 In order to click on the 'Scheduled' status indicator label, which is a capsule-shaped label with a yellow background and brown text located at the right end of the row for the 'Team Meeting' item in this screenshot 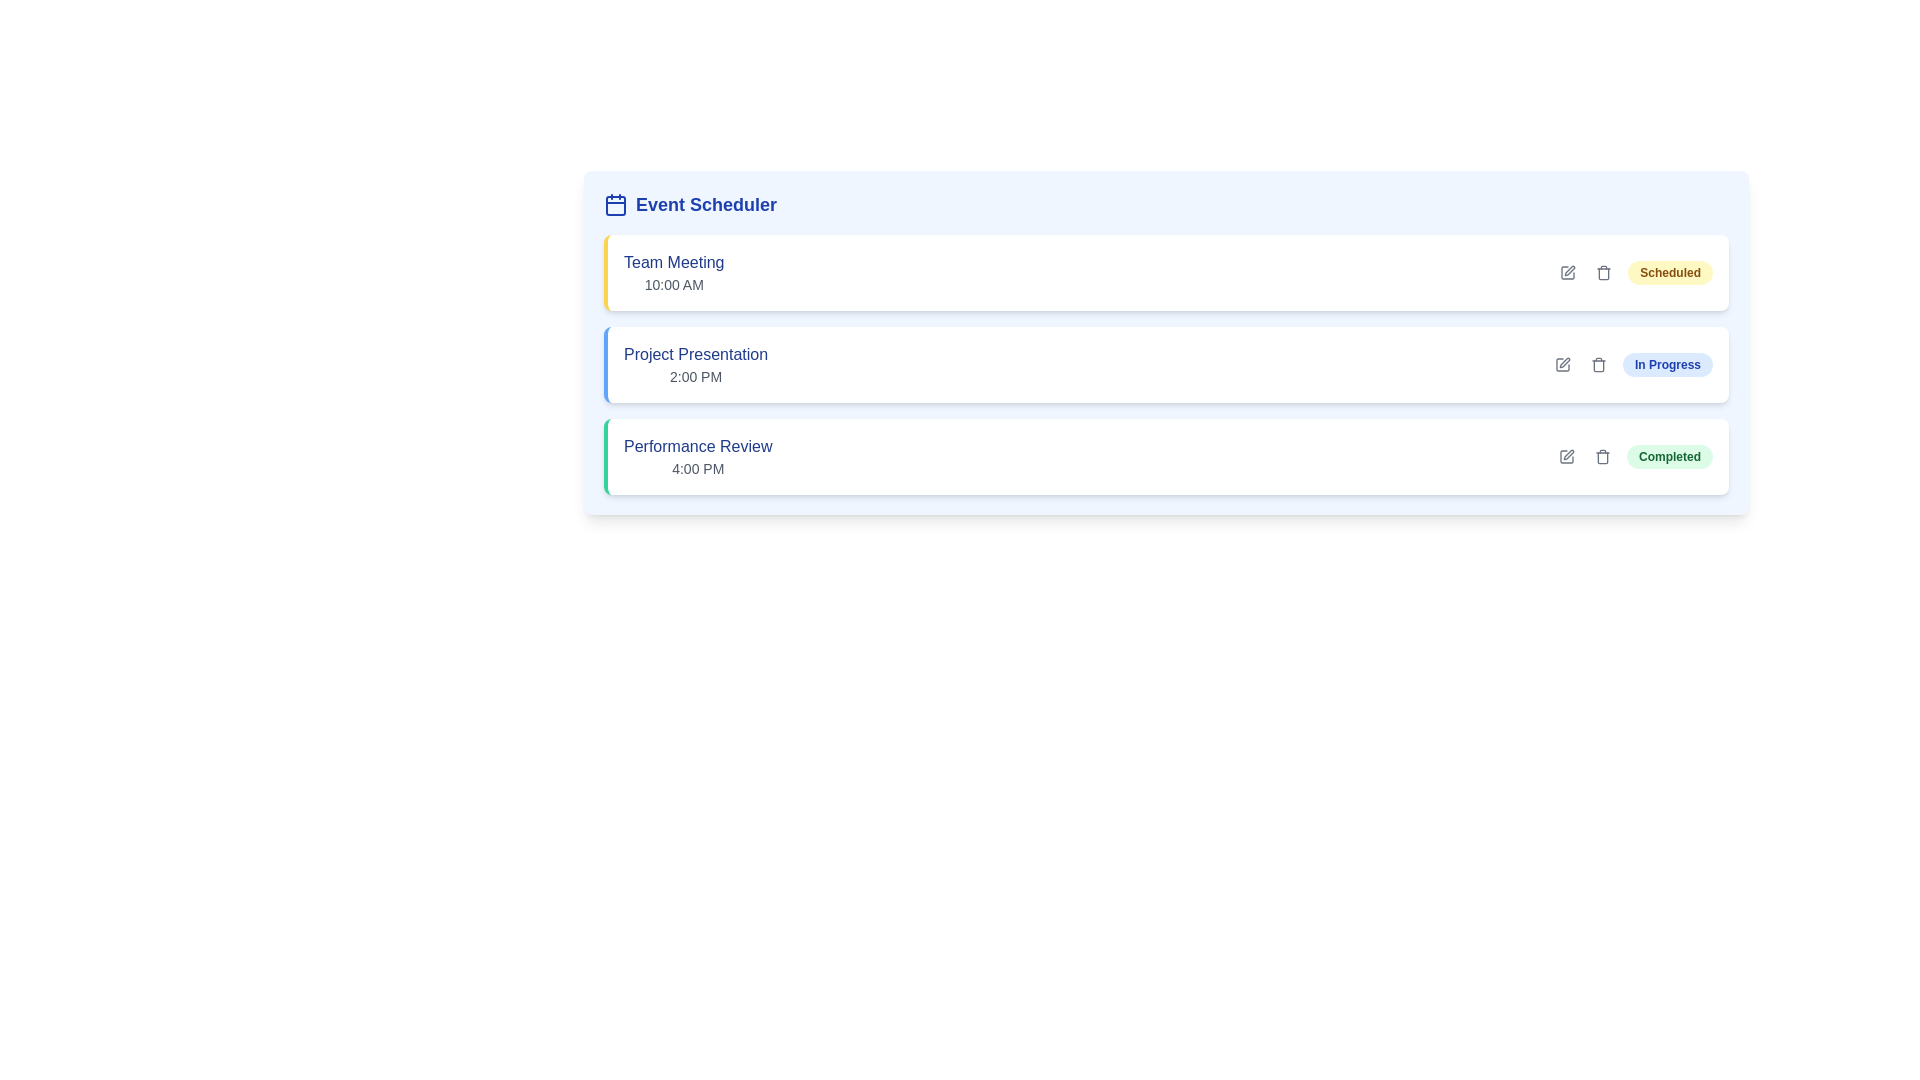, I will do `click(1670, 273)`.